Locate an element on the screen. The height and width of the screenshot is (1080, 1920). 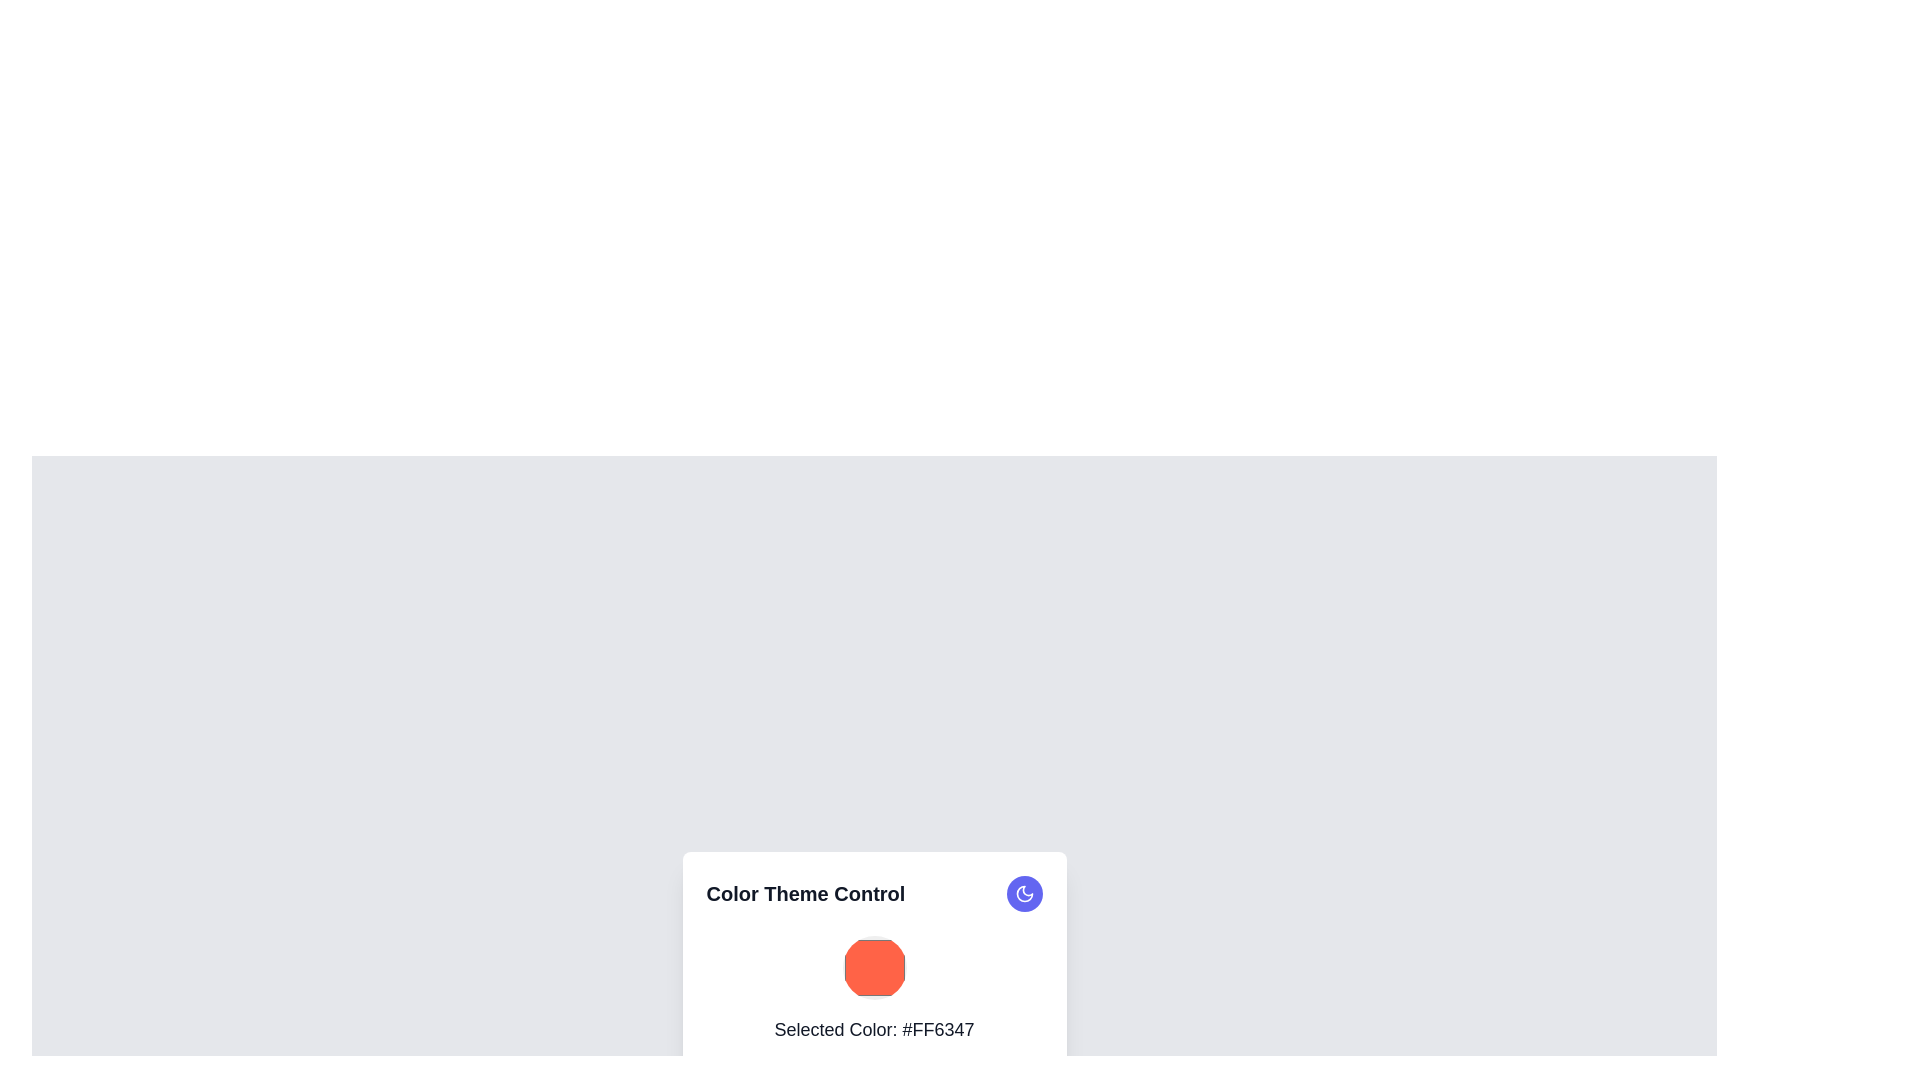
the moon icon located in the top-right area of the 'Color Theme Control' card is located at coordinates (1024, 893).